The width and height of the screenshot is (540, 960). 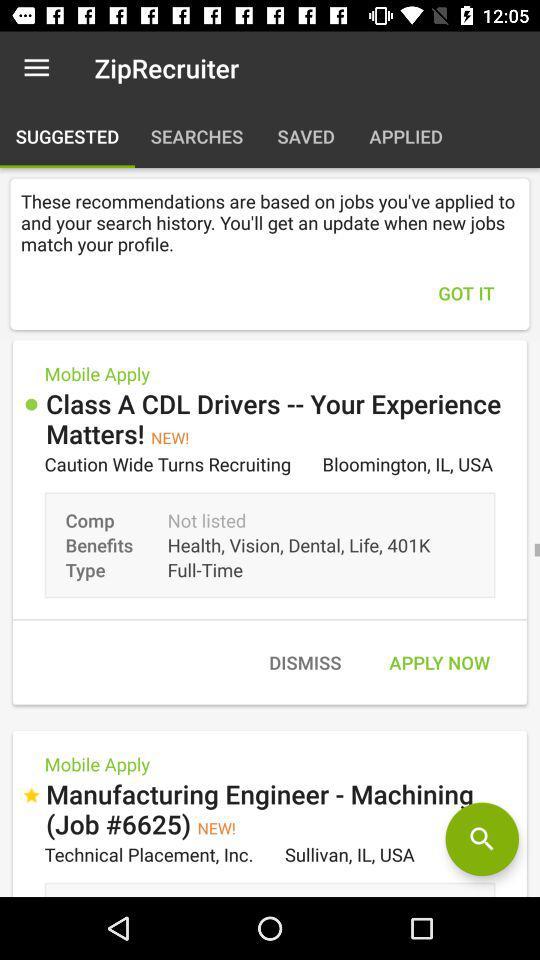 I want to click on the apply now item, so click(x=438, y=662).